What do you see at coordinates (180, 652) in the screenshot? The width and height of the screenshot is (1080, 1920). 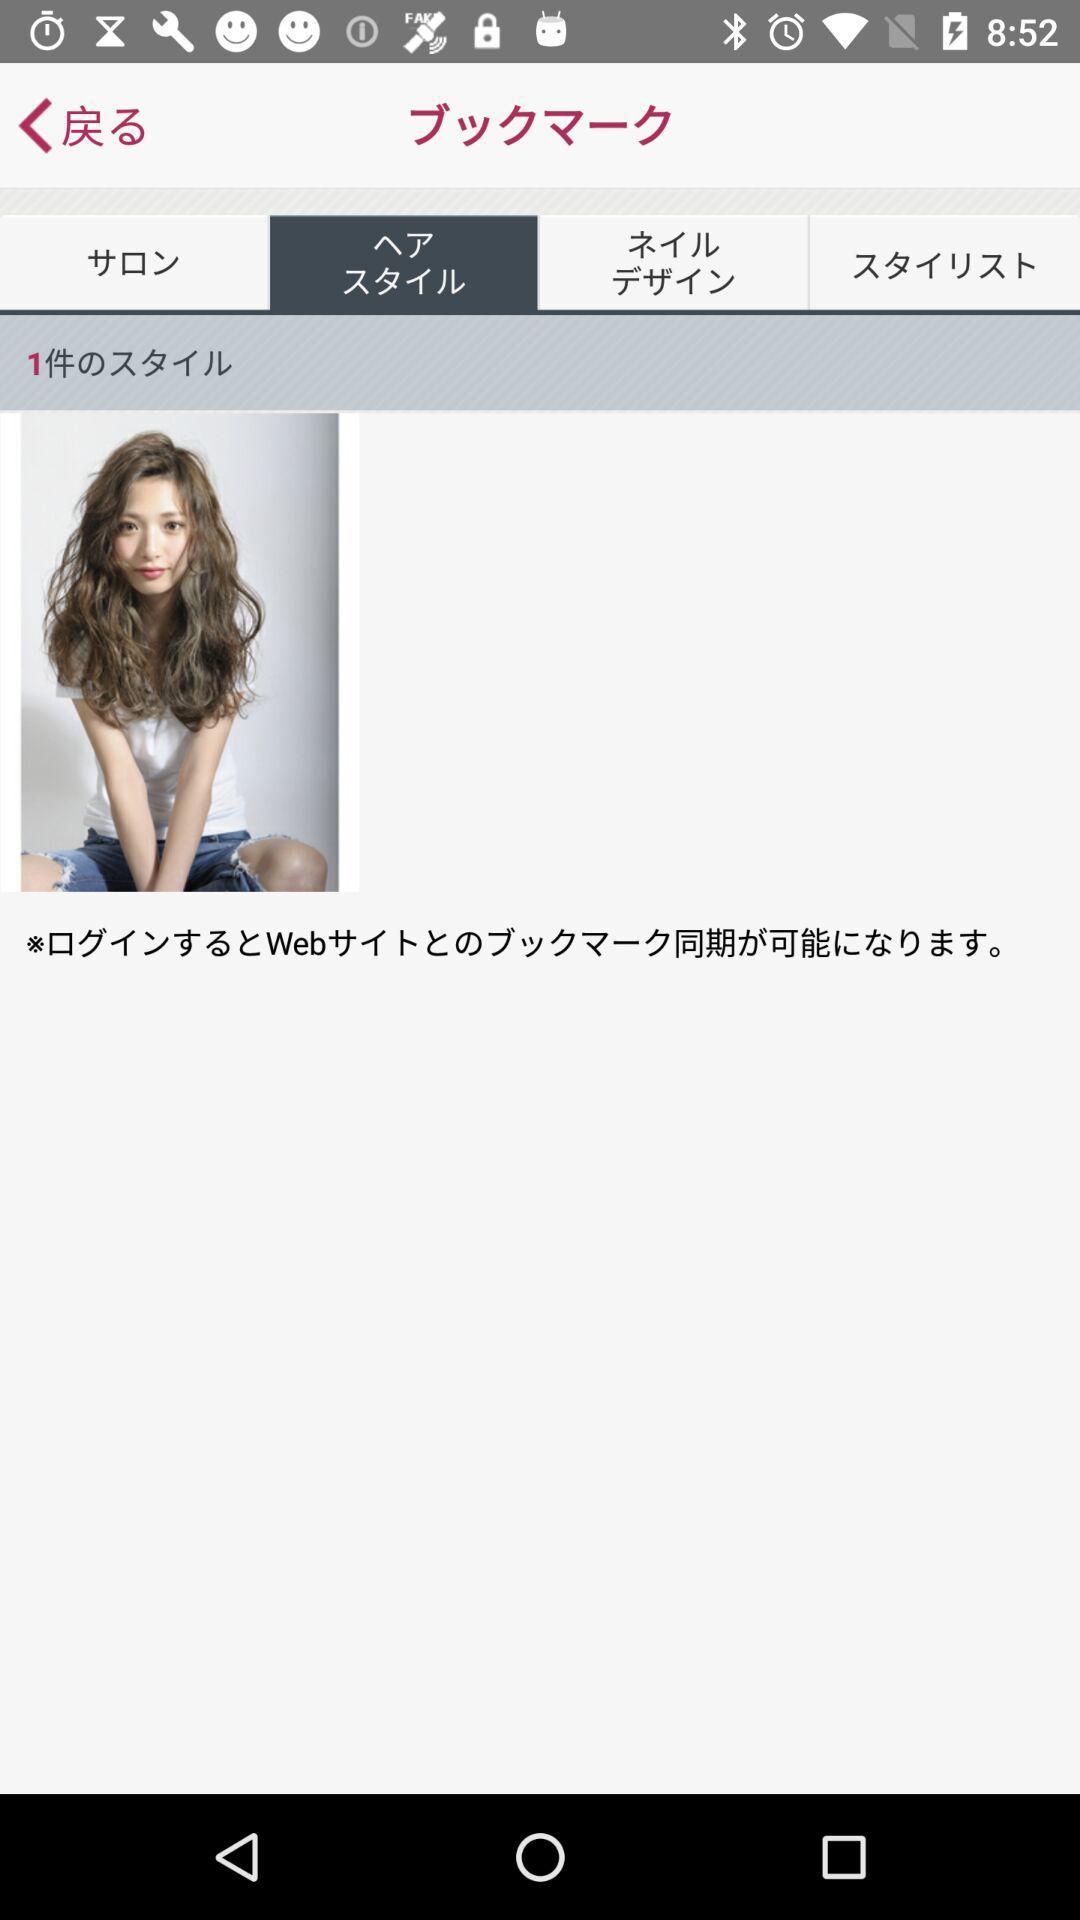 I see `the icon below 1 icon` at bounding box center [180, 652].